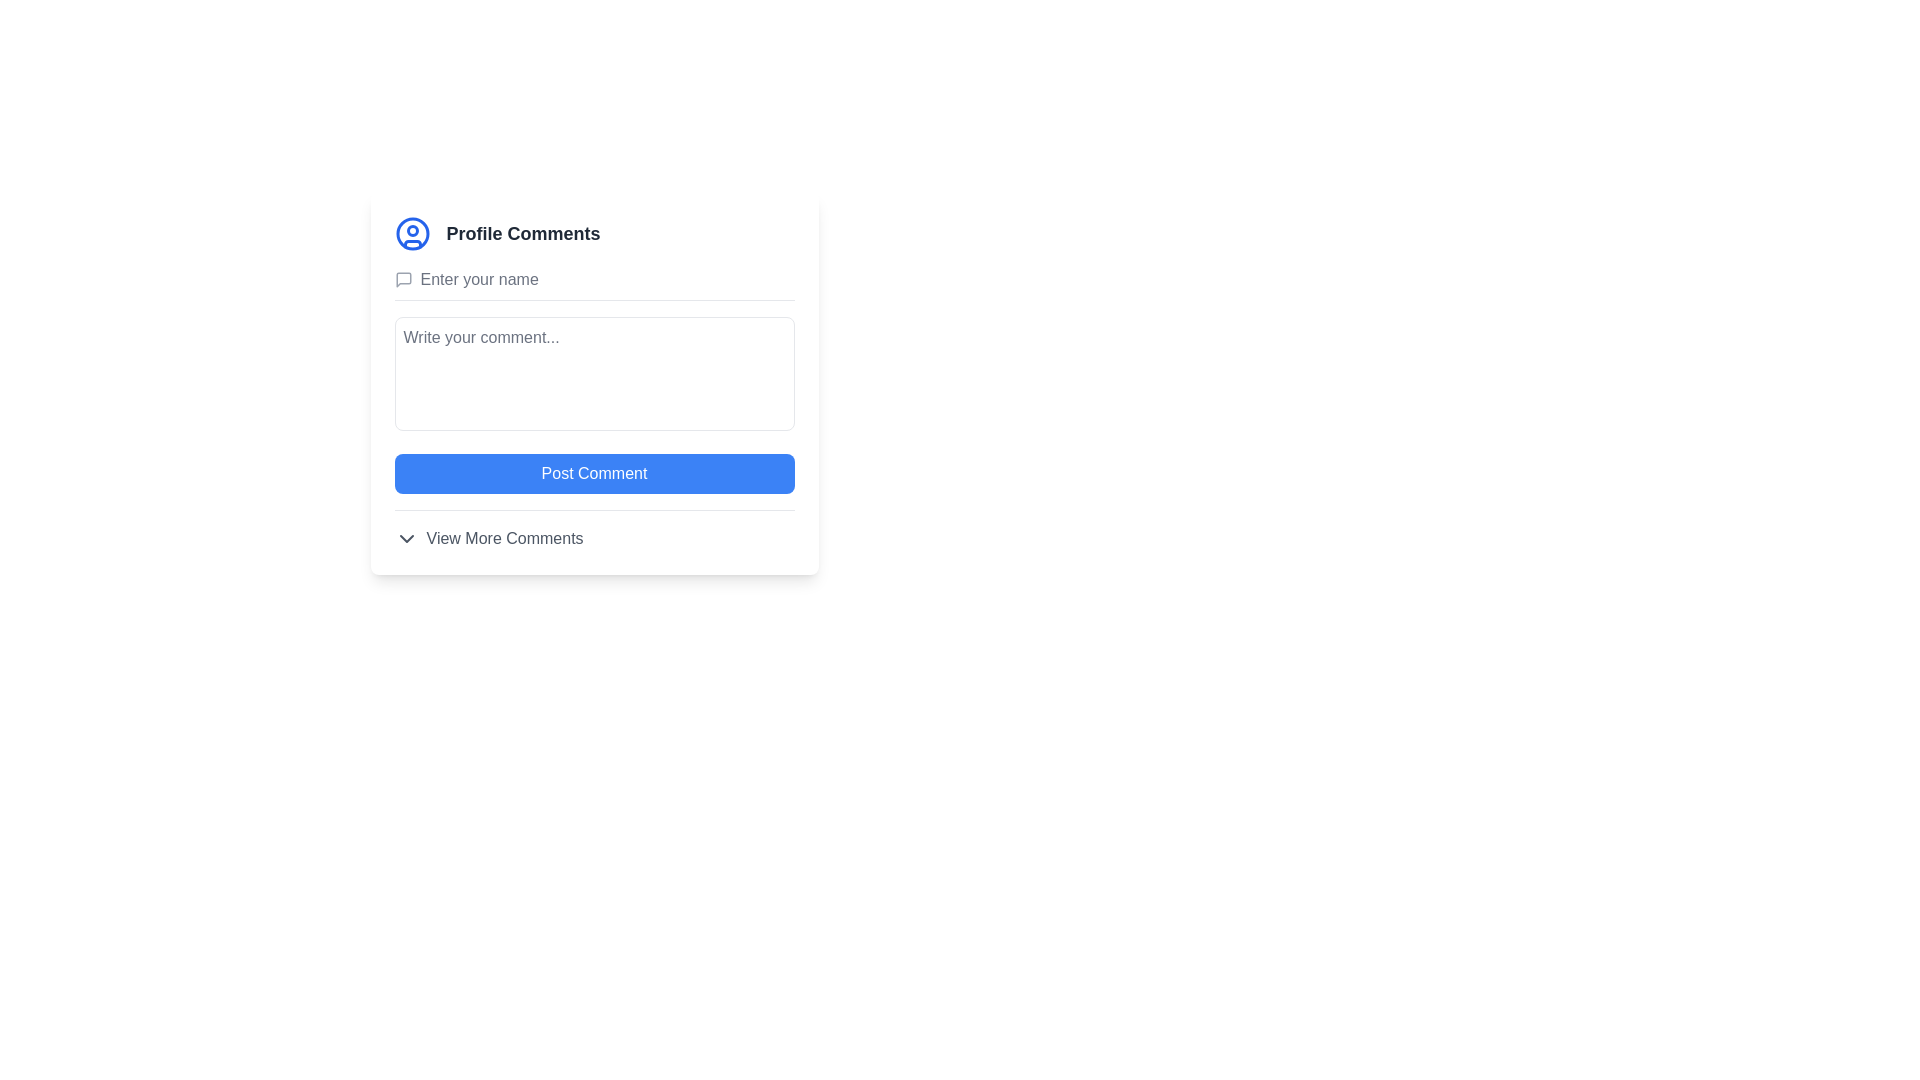 The height and width of the screenshot is (1080, 1920). I want to click on the speech bubble icon located in the 'Profile Comments' section, adjacent to the 'Enter your name' input field, so click(402, 280).